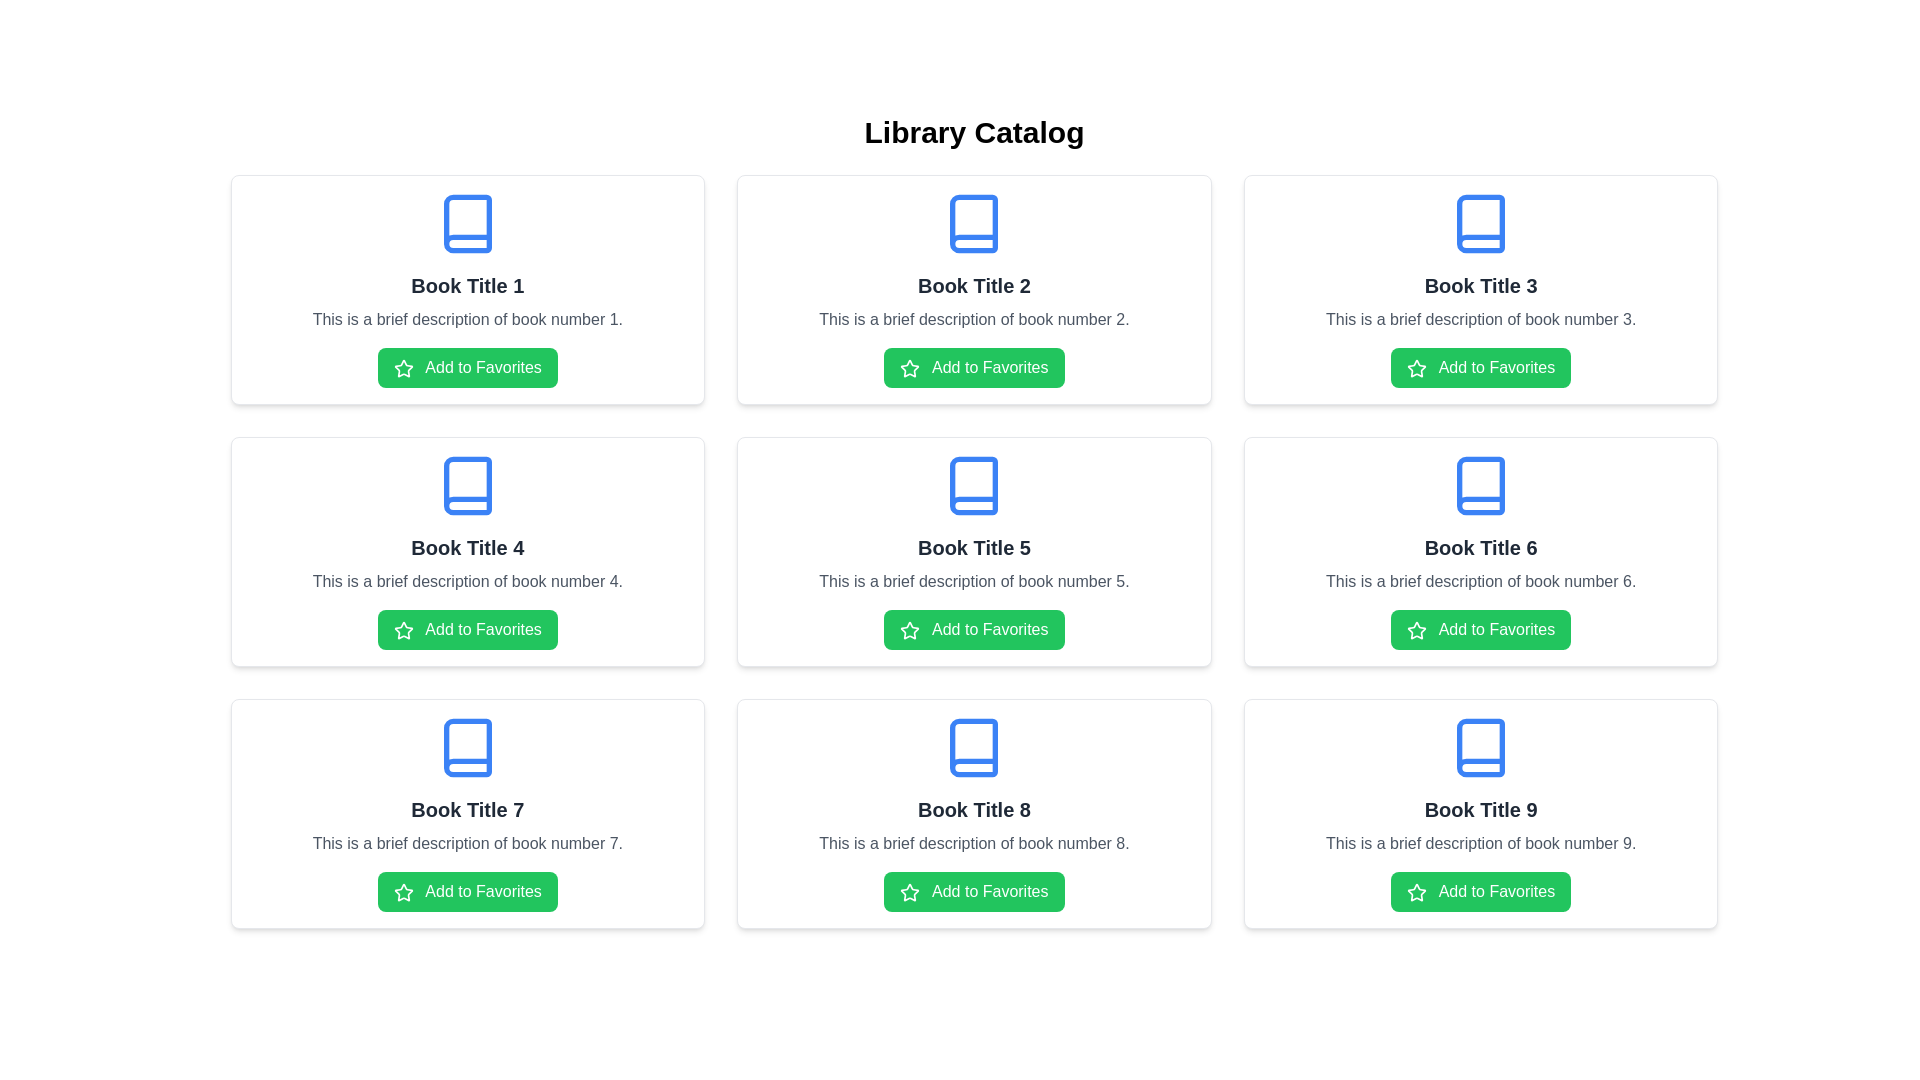 The image size is (1920, 1080). What do you see at coordinates (1416, 368) in the screenshot?
I see `the star-shaped icon used for adding items to favorites, located below the 'Book Title 3' card in the library catalog interface` at bounding box center [1416, 368].